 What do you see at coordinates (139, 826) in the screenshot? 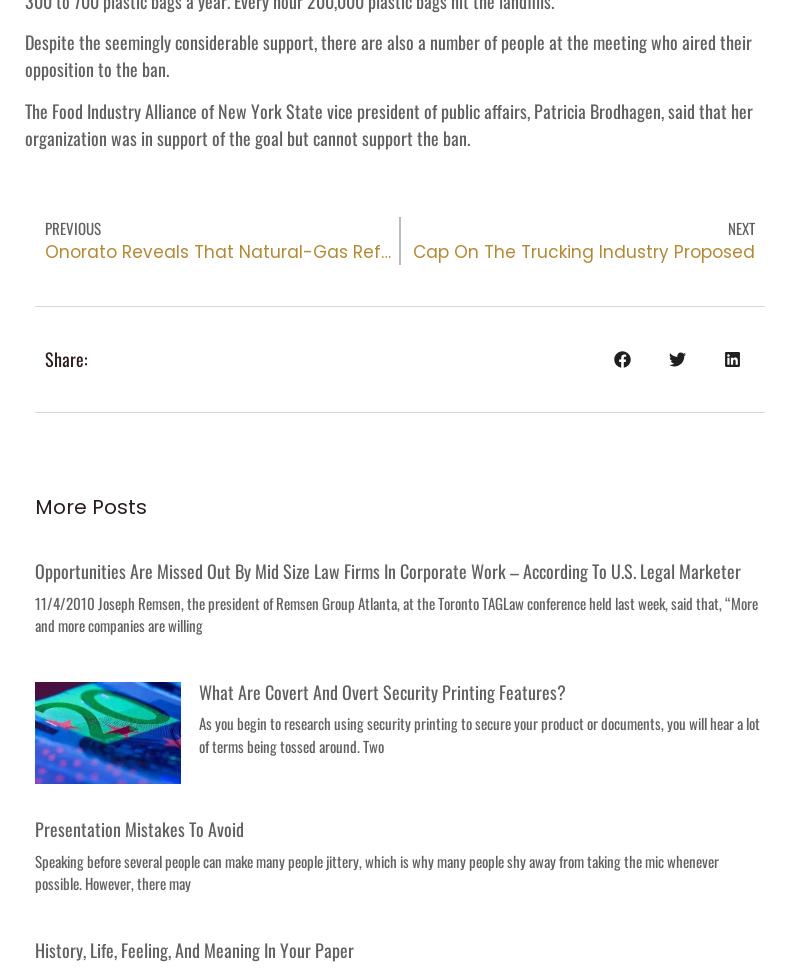
I see `'Presentation Mistakes To Avoid'` at bounding box center [139, 826].